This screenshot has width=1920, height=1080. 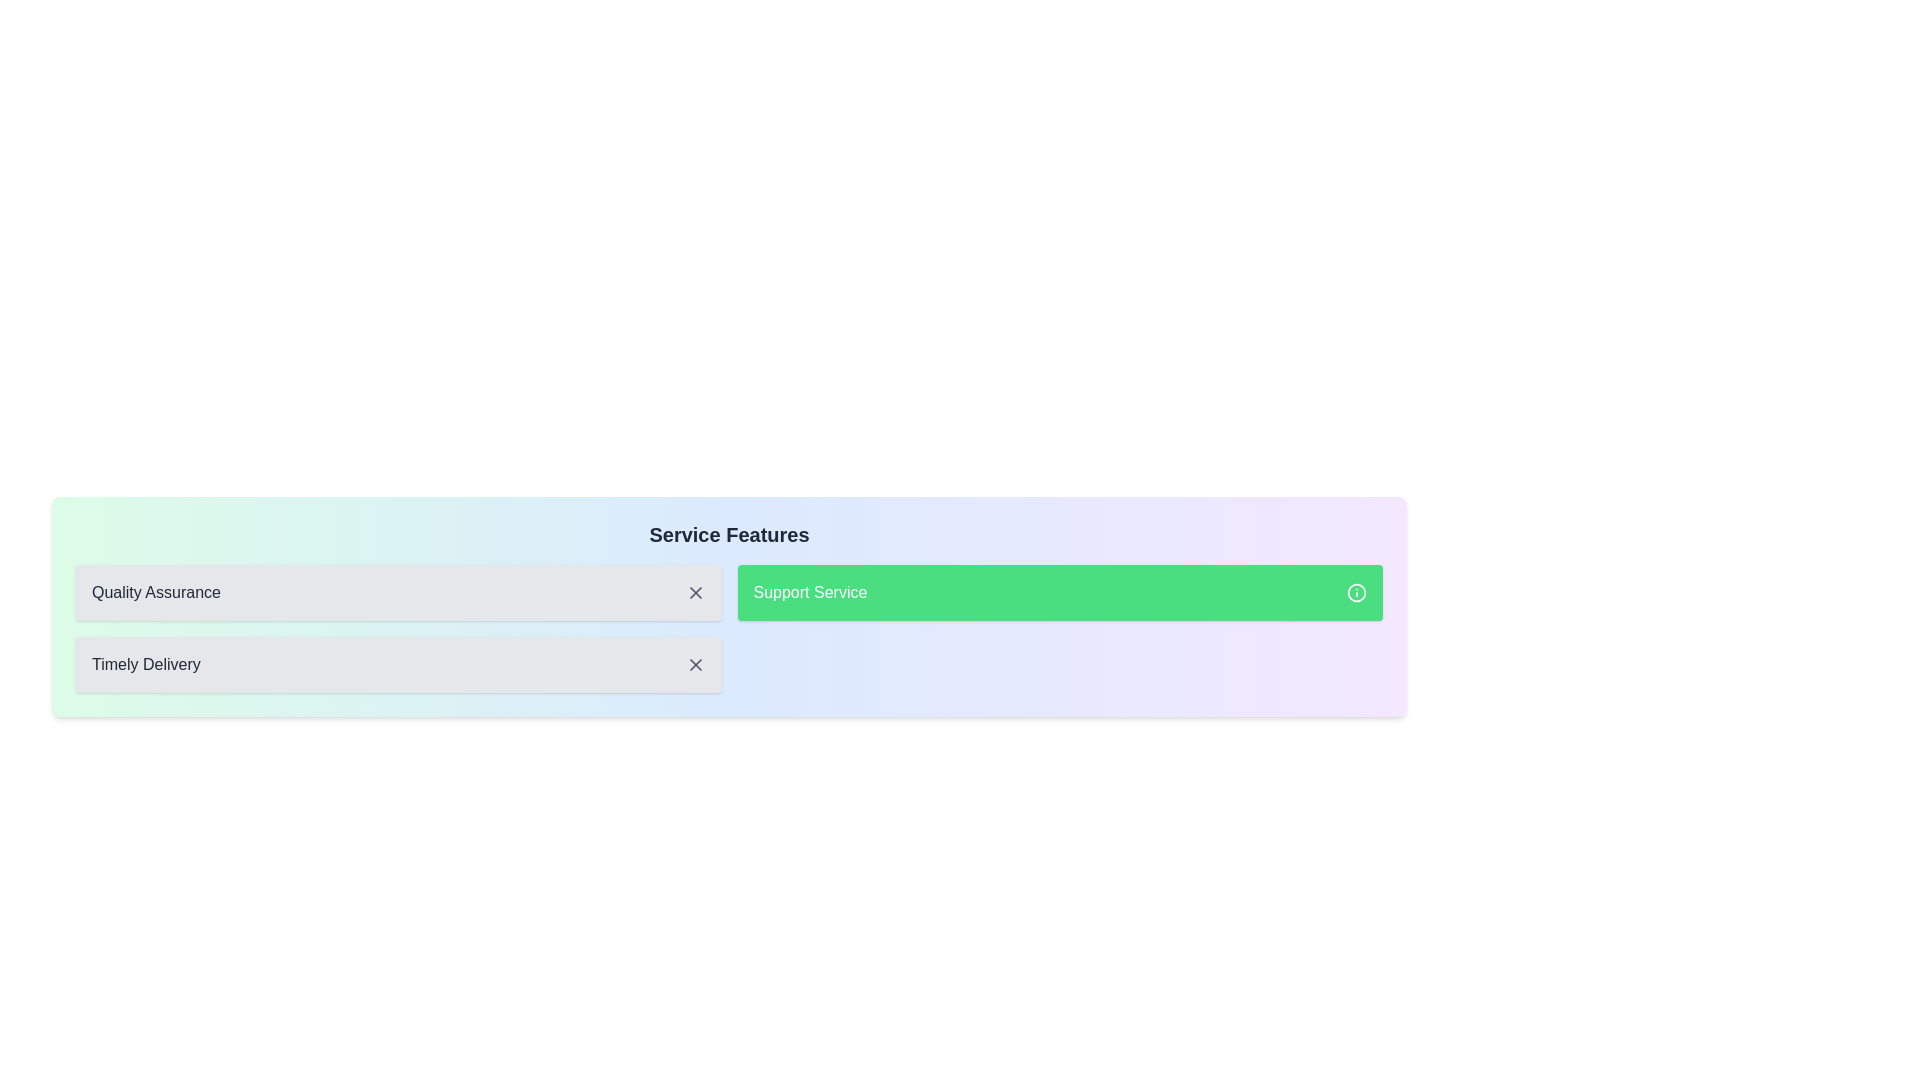 I want to click on the item labeled Quality Assurance, so click(x=398, y=592).